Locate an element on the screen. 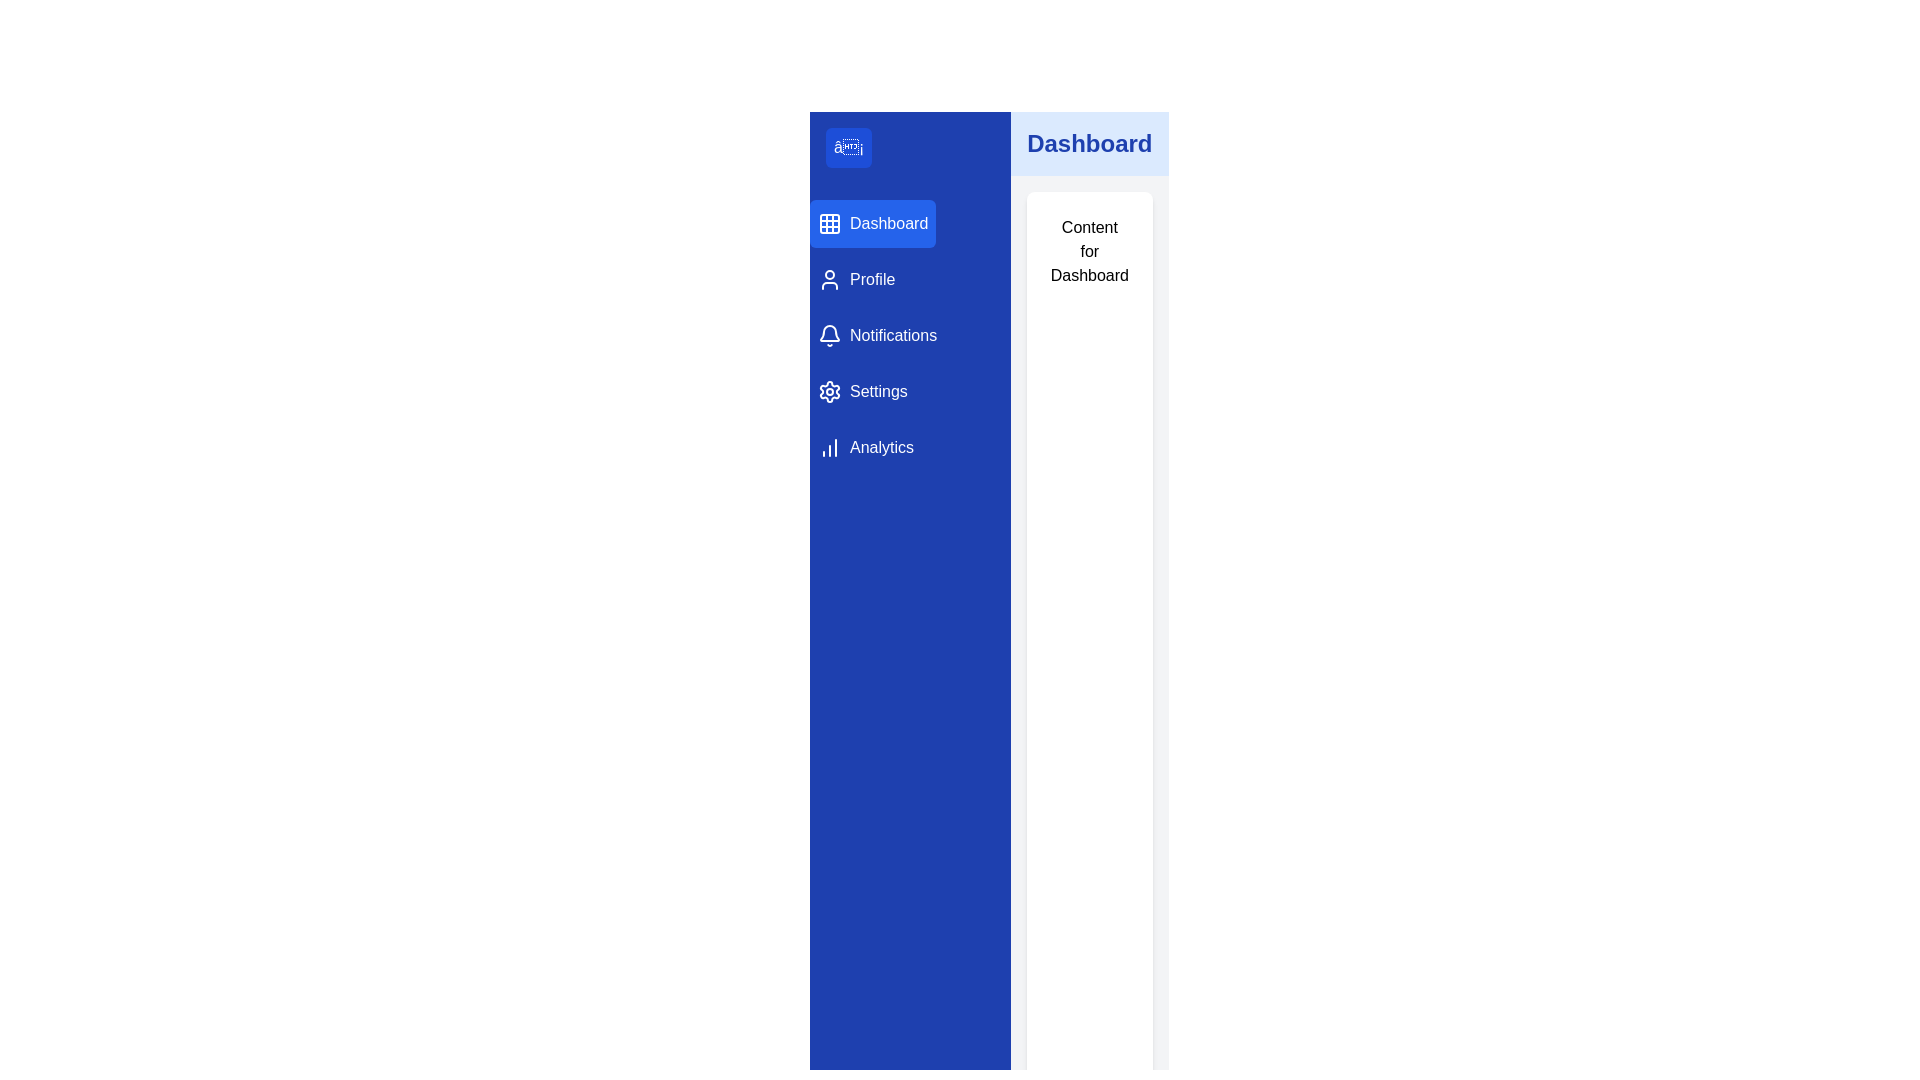  'Dashboard' label text located in the sidebar navigation, positioned under the grid icon and above the 'Profile' navigation text is located at coordinates (888, 223).